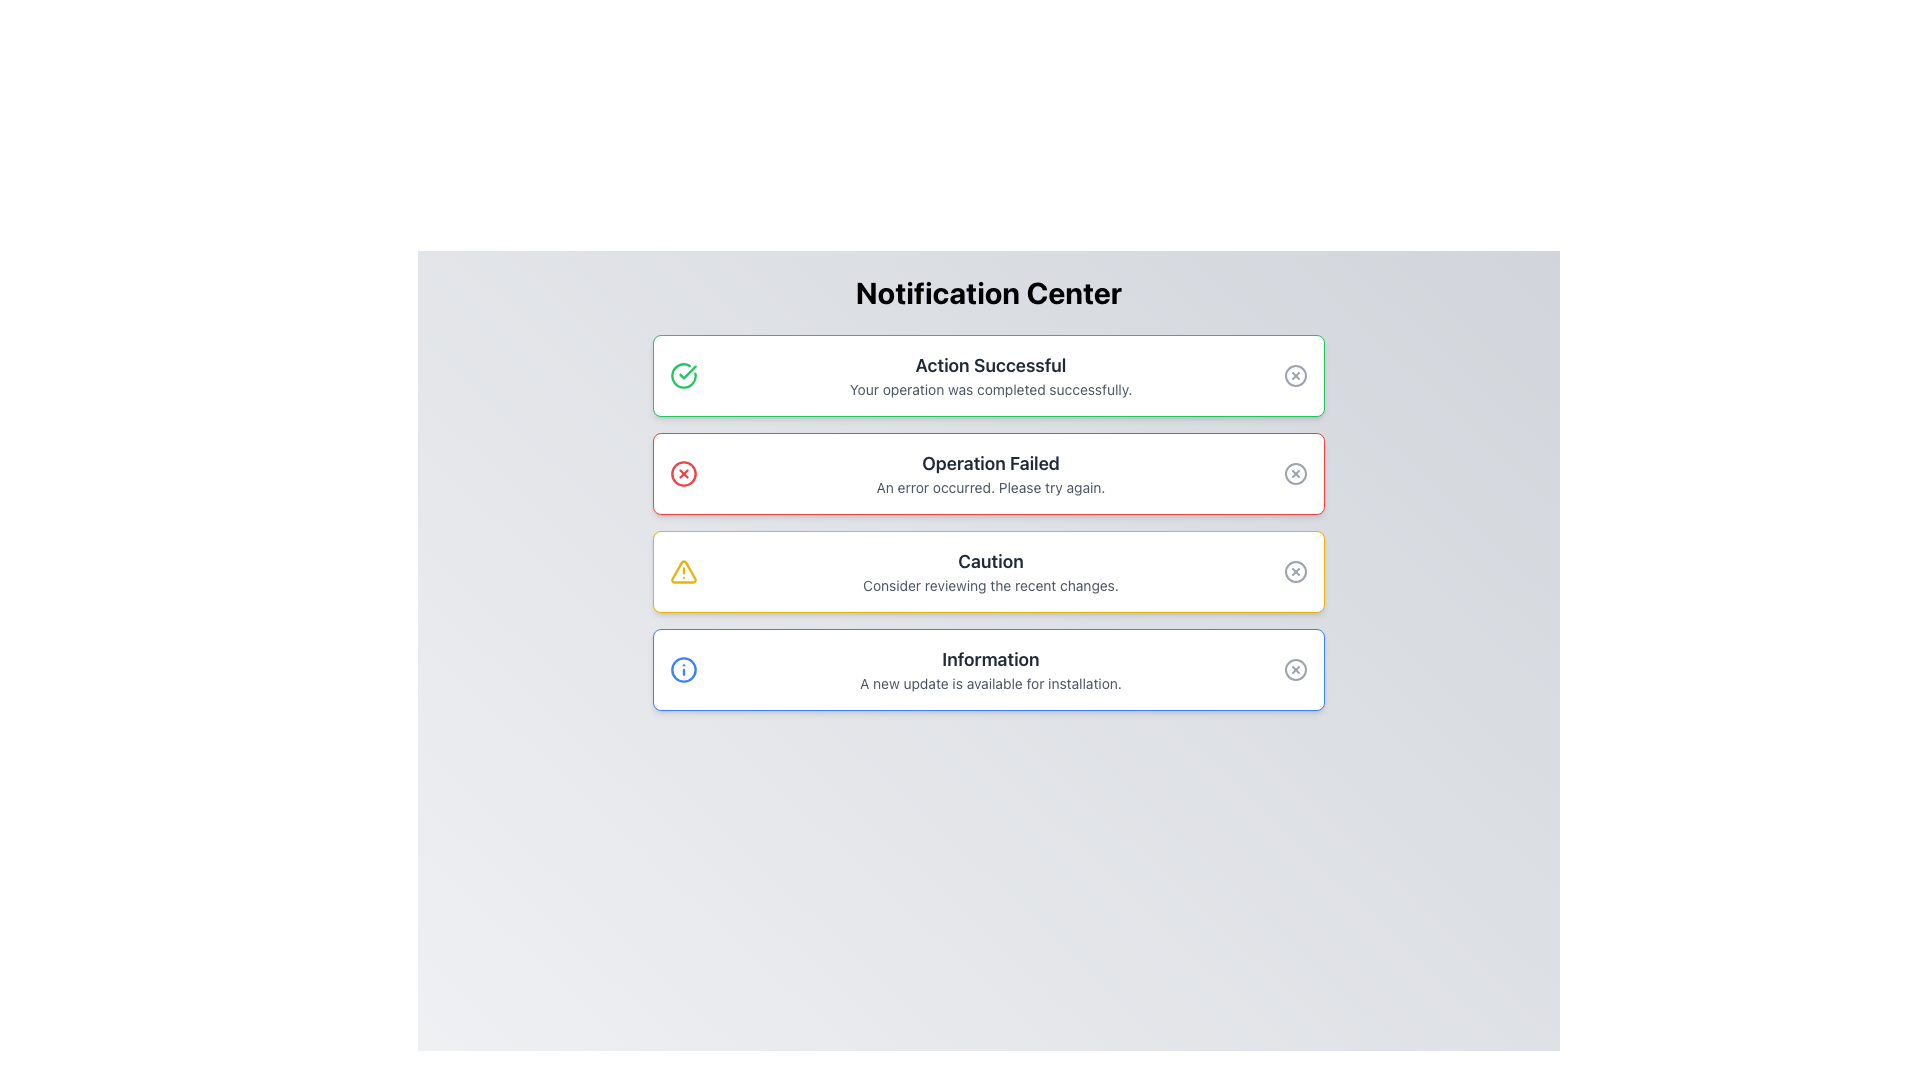 The image size is (1920, 1080). What do you see at coordinates (1296, 474) in the screenshot?
I see `the dismissal button located at the top-right corner of the 'Operation Failed' notification box to change its color` at bounding box center [1296, 474].